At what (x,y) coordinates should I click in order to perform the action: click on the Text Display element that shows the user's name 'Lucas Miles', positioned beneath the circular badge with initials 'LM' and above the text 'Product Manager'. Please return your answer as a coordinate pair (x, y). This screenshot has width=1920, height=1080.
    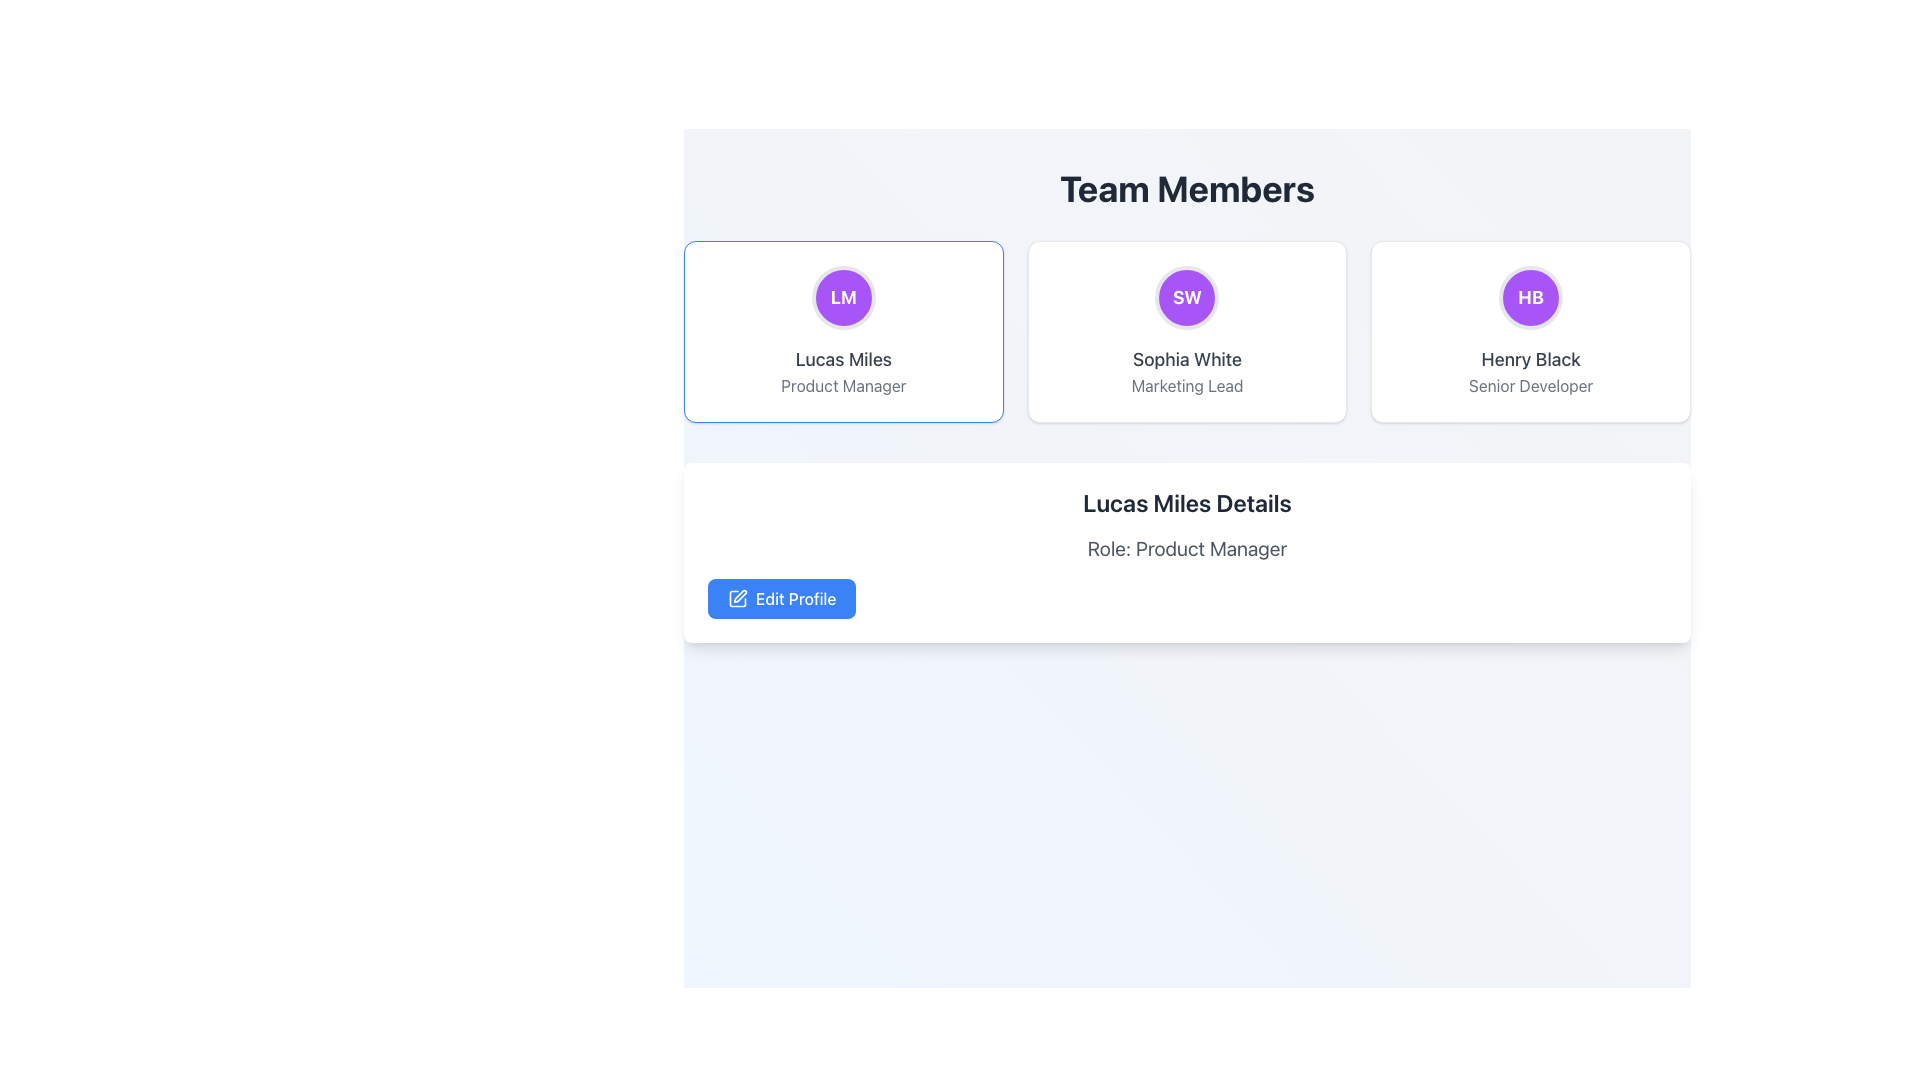
    Looking at the image, I should click on (843, 358).